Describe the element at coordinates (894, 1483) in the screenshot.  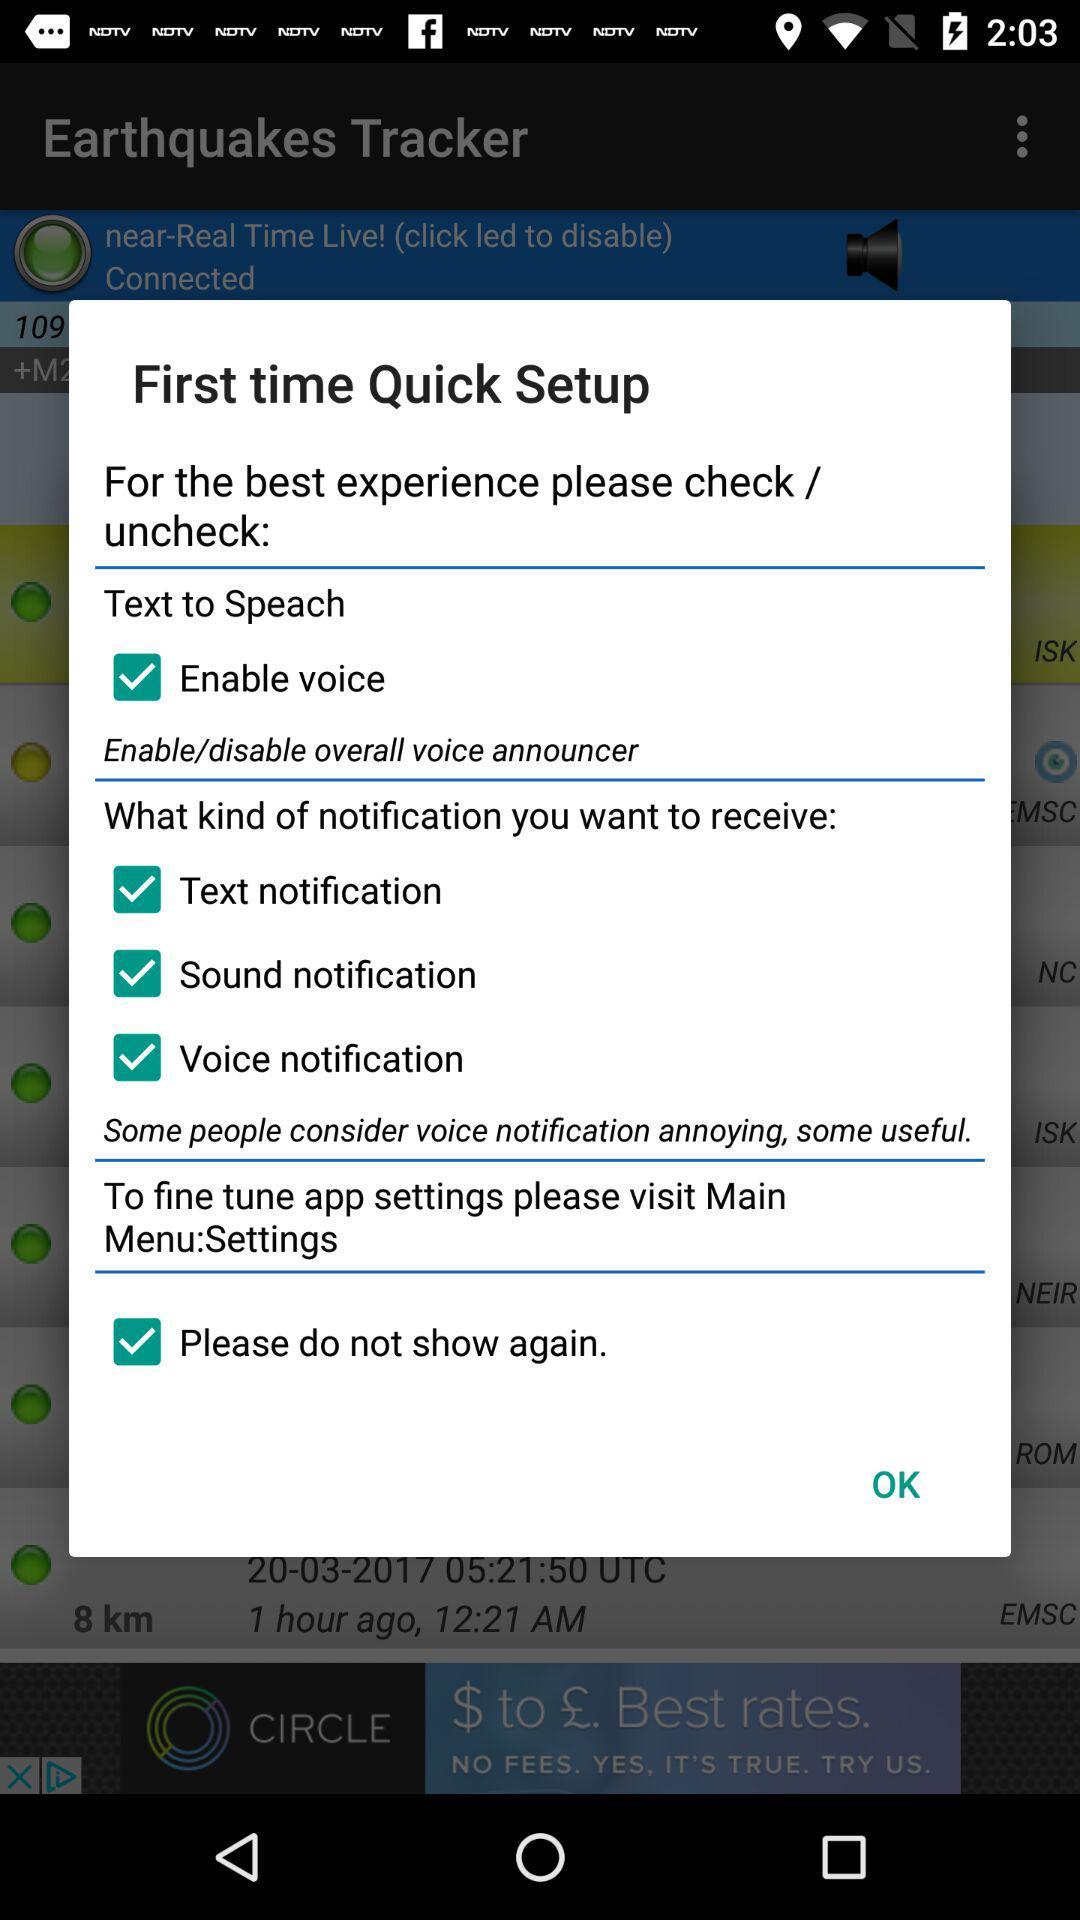
I see `the ok at the bottom right corner` at that location.